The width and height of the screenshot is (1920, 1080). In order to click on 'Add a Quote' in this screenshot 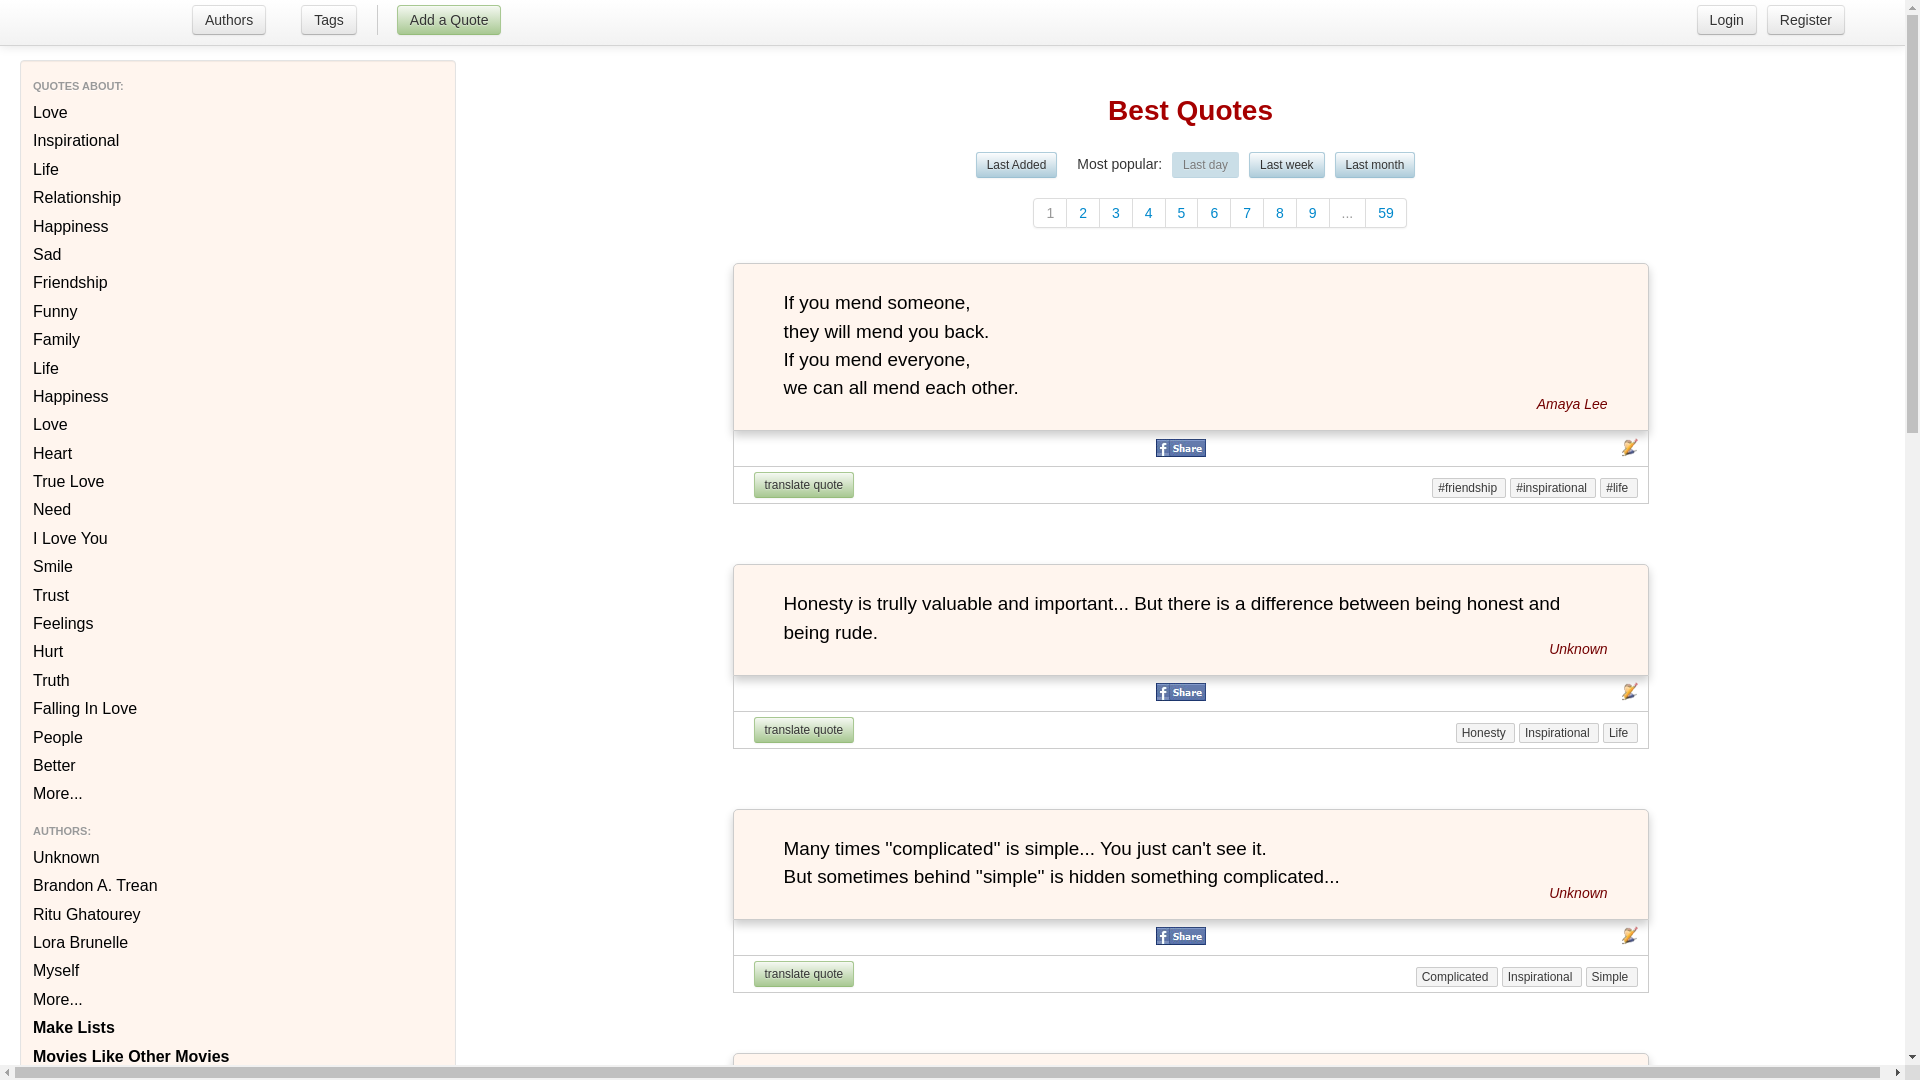, I will do `click(448, 19)`.